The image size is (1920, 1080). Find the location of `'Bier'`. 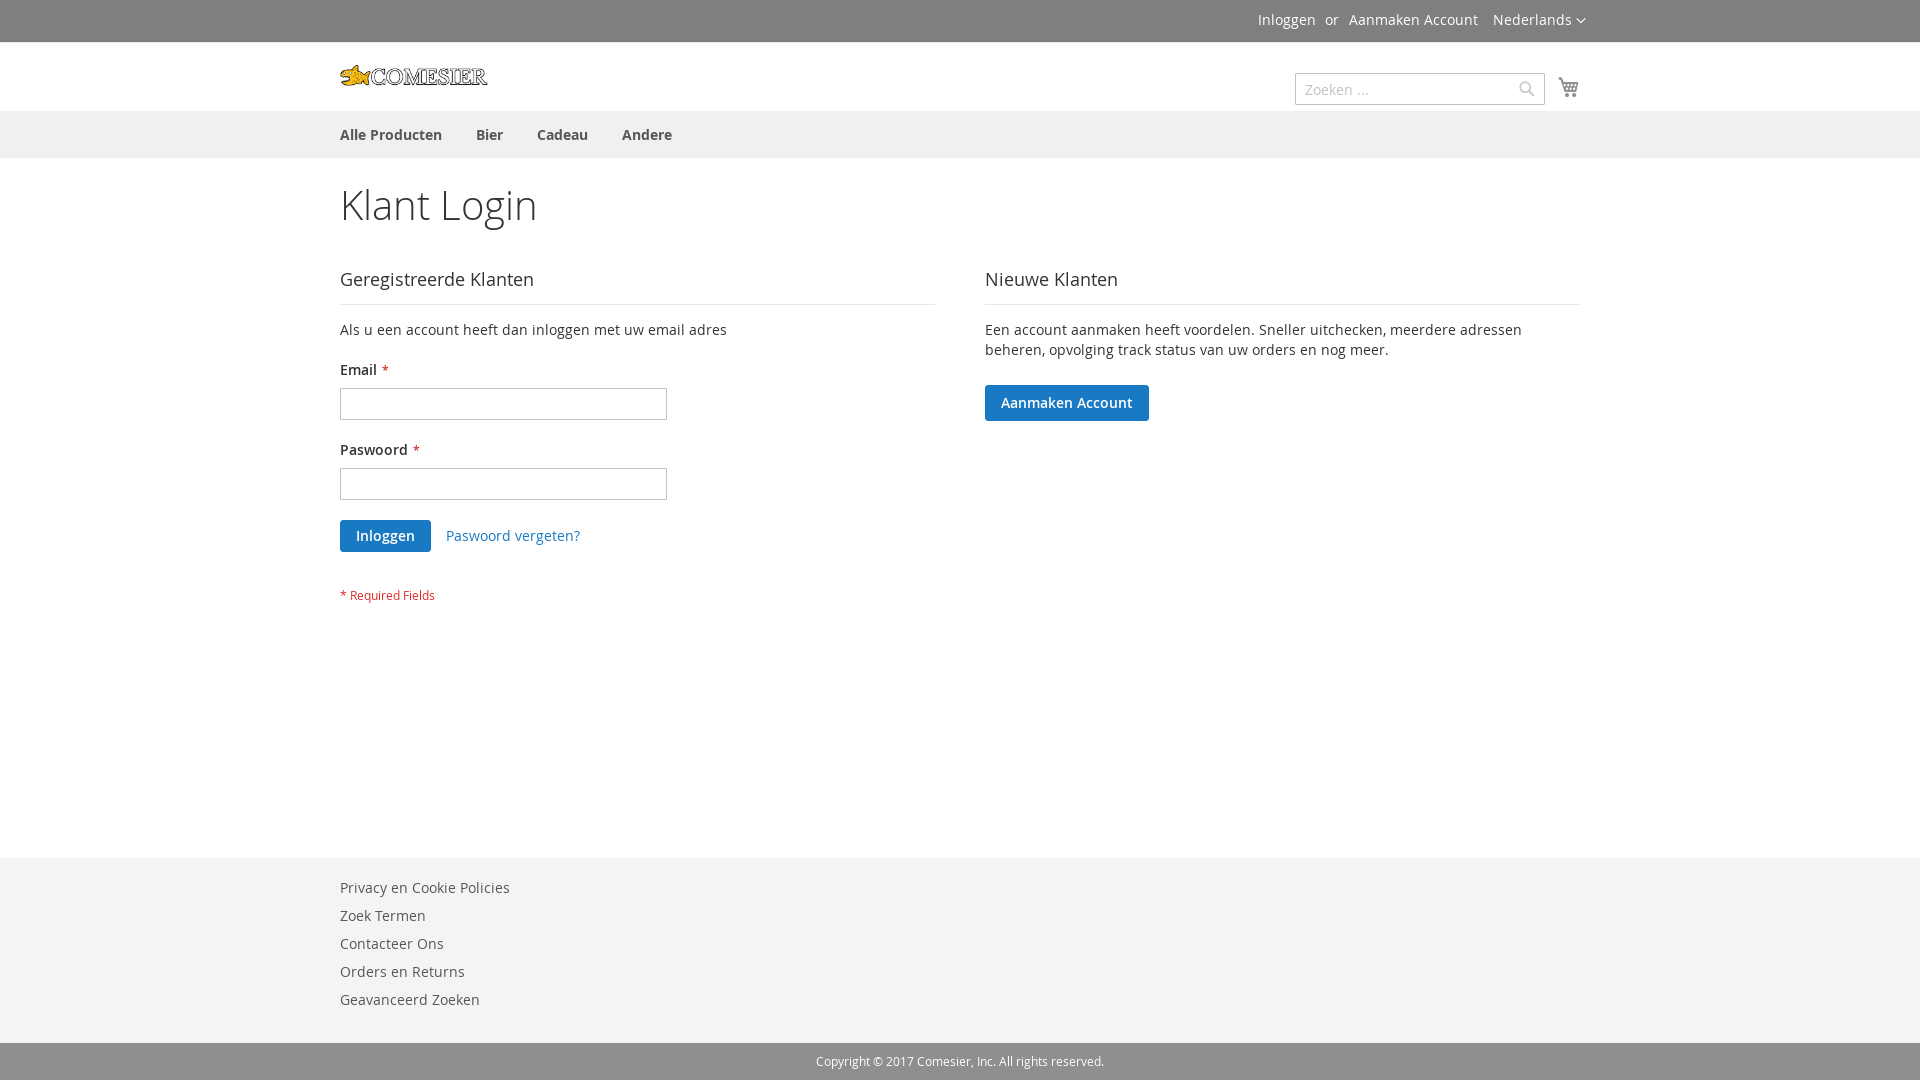

'Bier' is located at coordinates (489, 134).